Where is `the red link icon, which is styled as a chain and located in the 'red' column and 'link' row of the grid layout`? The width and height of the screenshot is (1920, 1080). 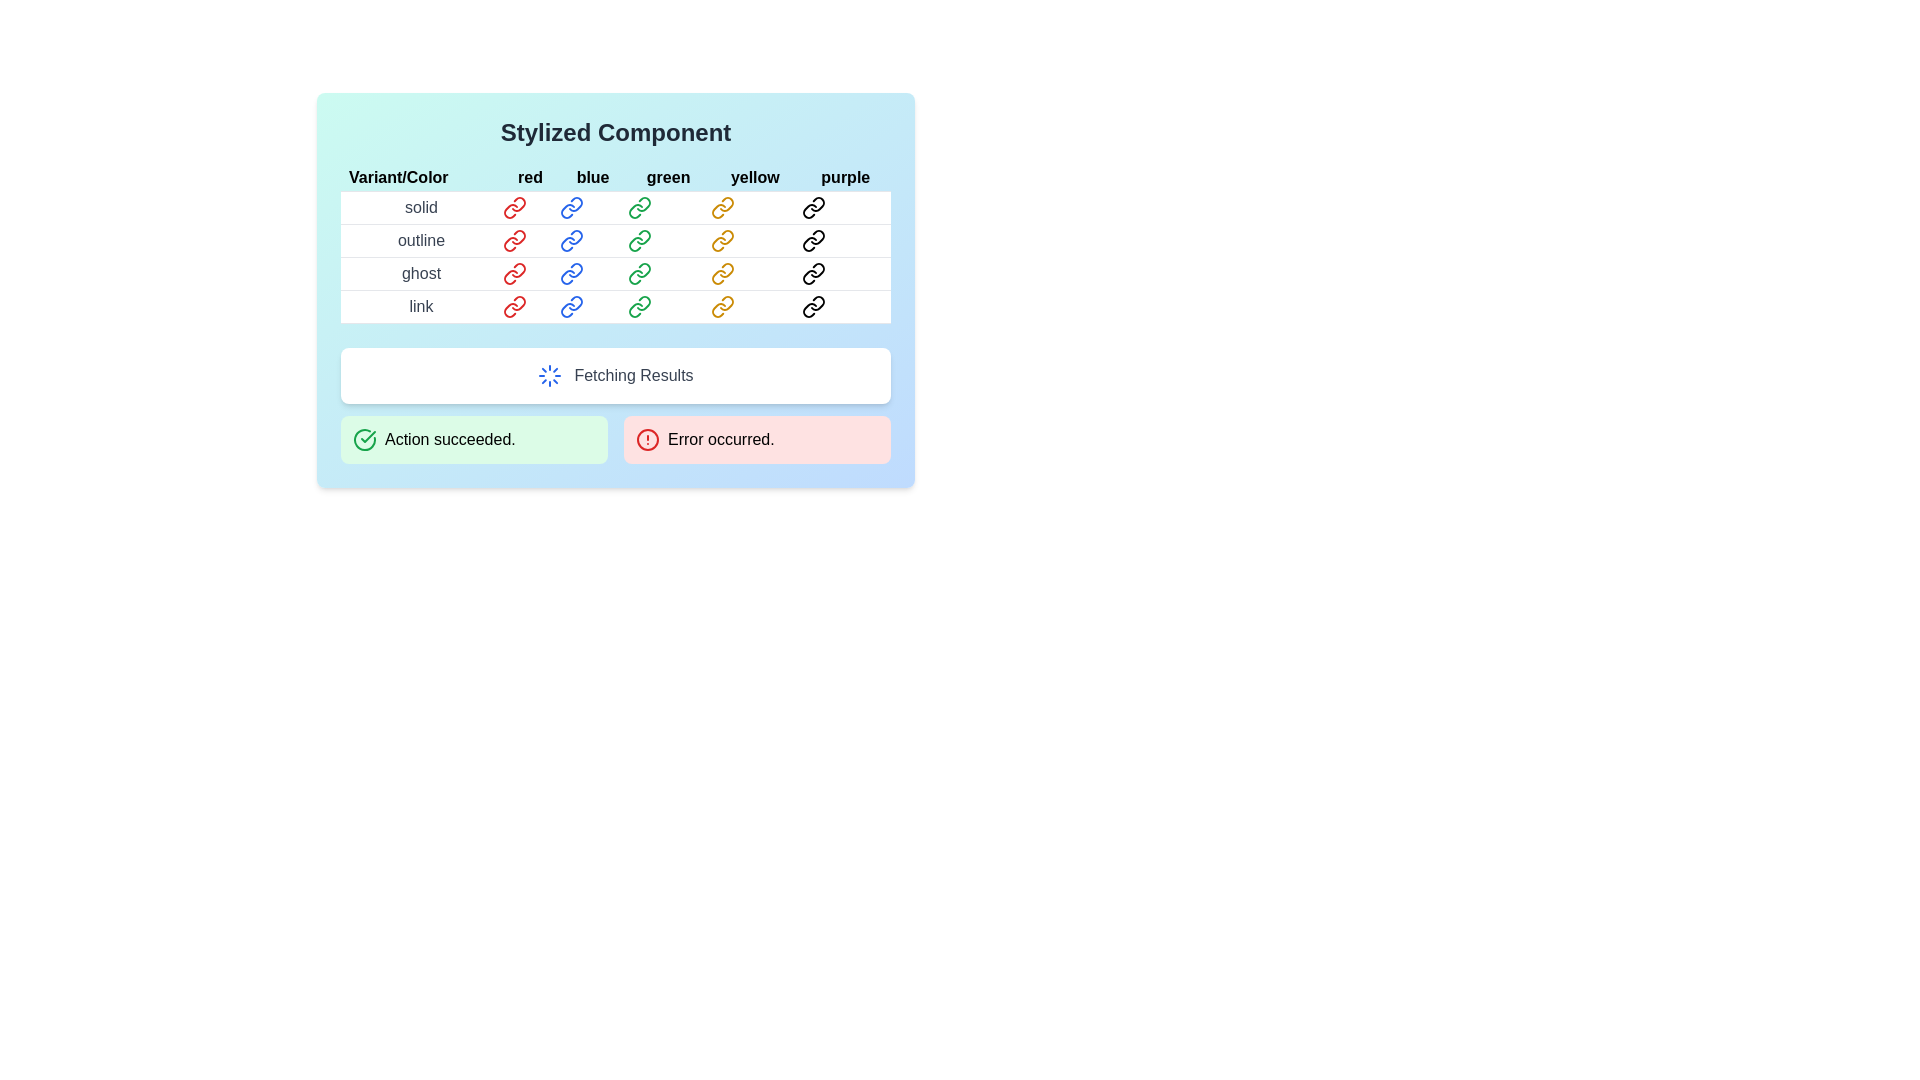 the red link icon, which is styled as a chain and located in the 'red' column and 'link' row of the grid layout is located at coordinates (530, 307).